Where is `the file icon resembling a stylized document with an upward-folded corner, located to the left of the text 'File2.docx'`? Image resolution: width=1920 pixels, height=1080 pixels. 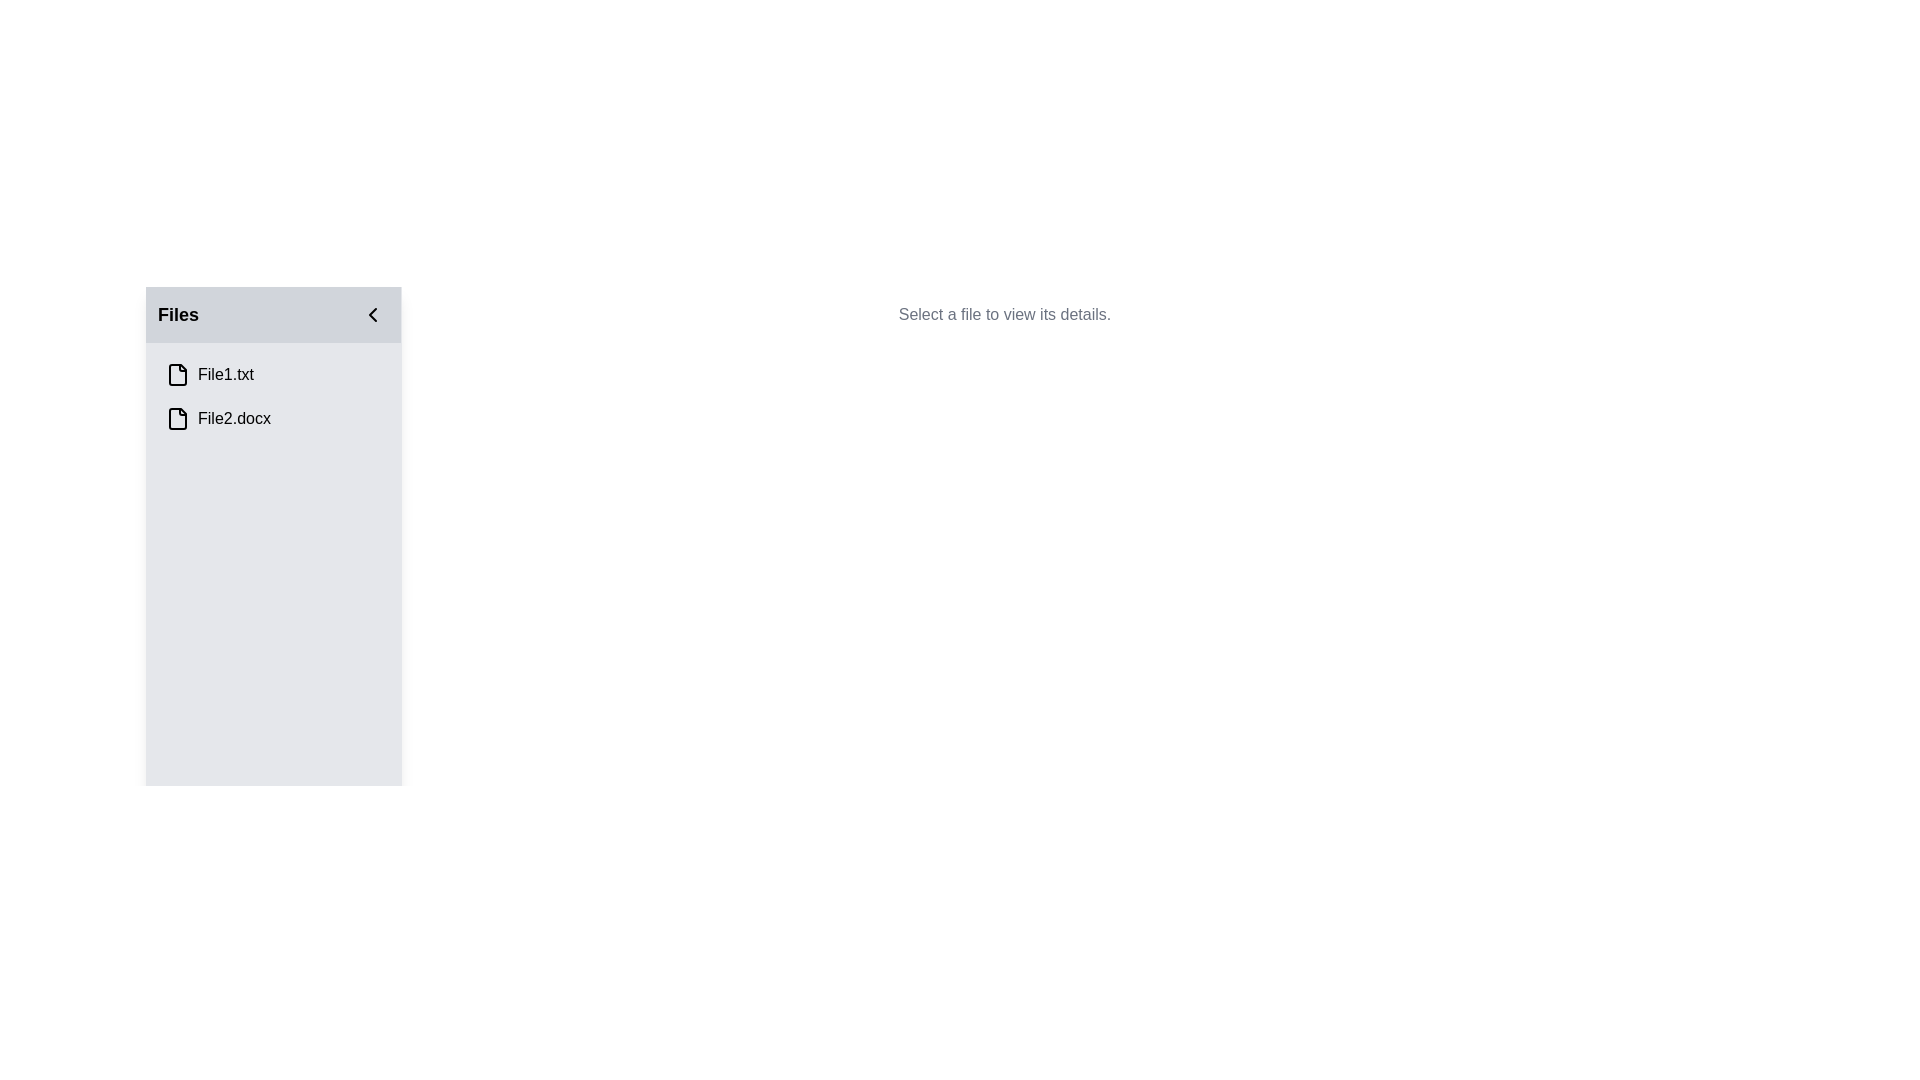
the file icon resembling a stylized document with an upward-folded corner, located to the left of the text 'File2.docx' is located at coordinates (177, 418).